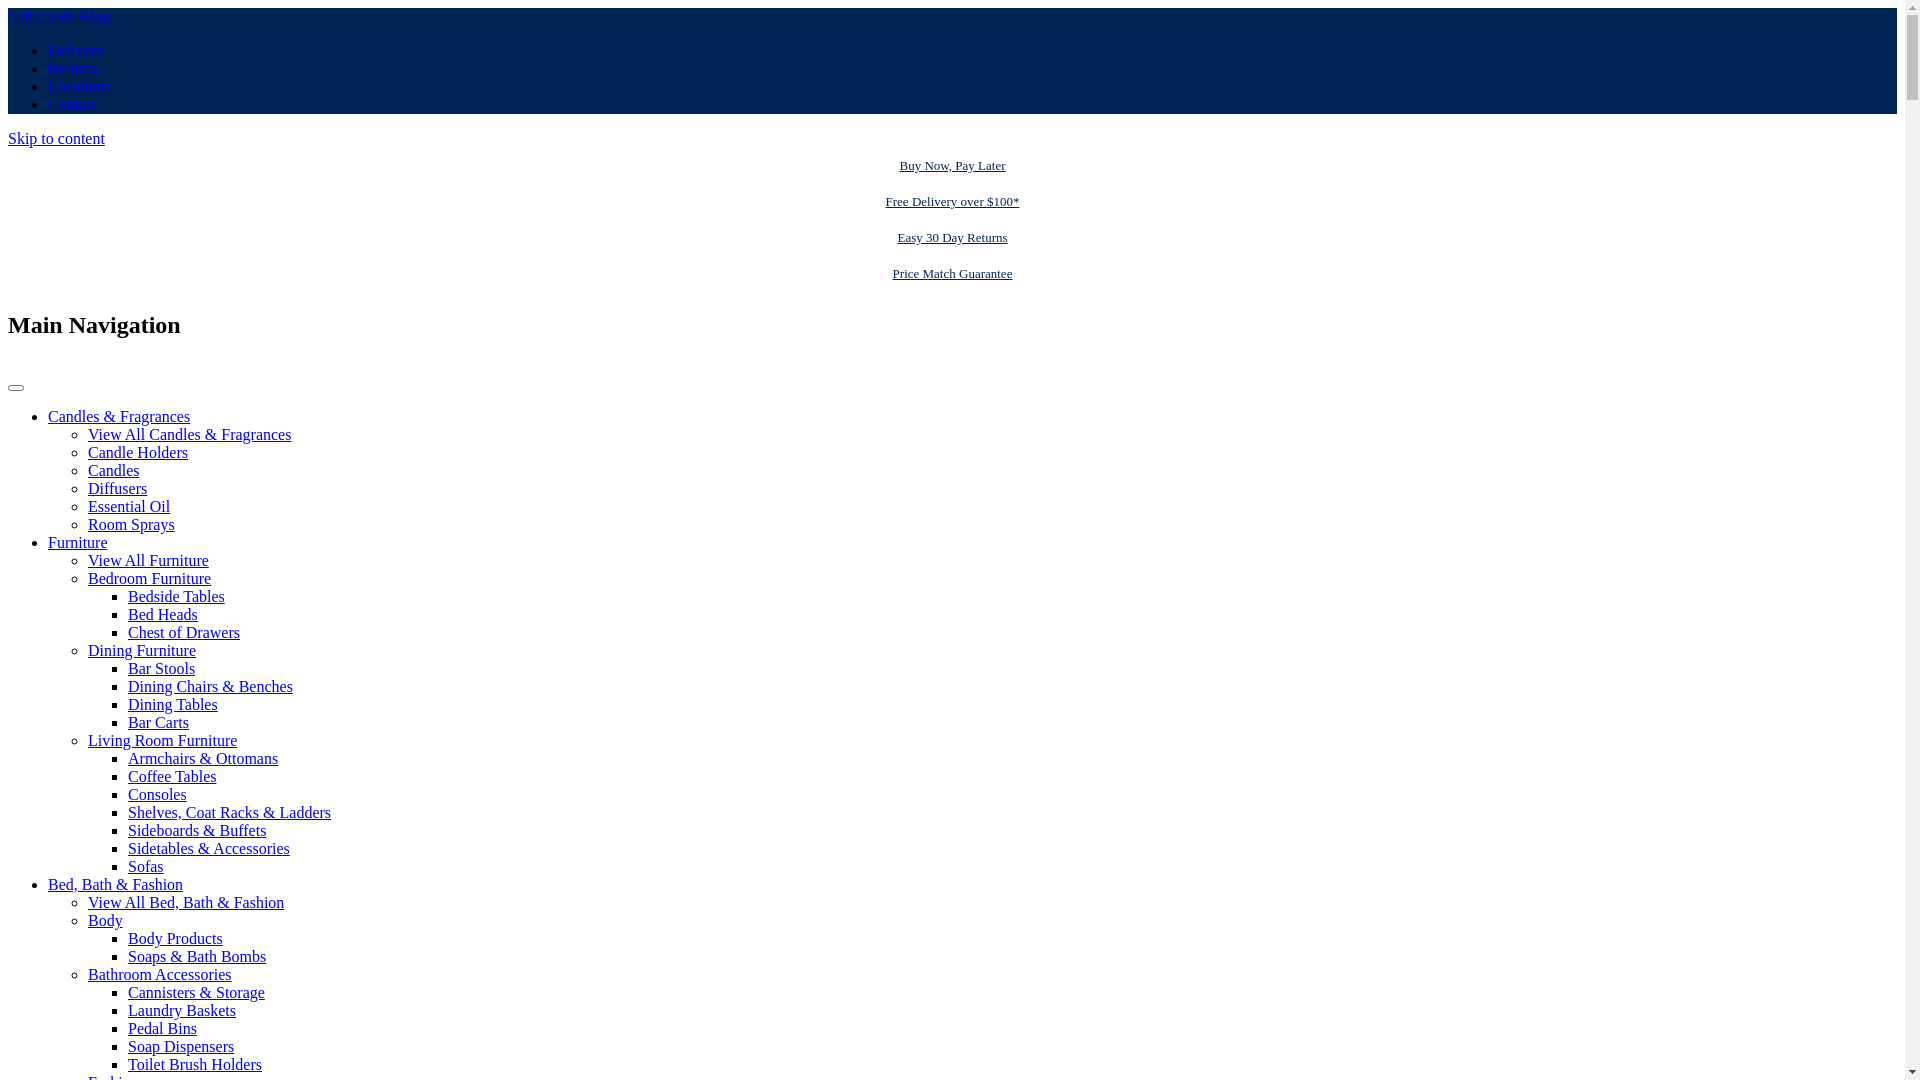 The width and height of the screenshot is (1920, 1080). Describe the element at coordinates (93, 16) in the screenshot. I see `'Blog'` at that location.